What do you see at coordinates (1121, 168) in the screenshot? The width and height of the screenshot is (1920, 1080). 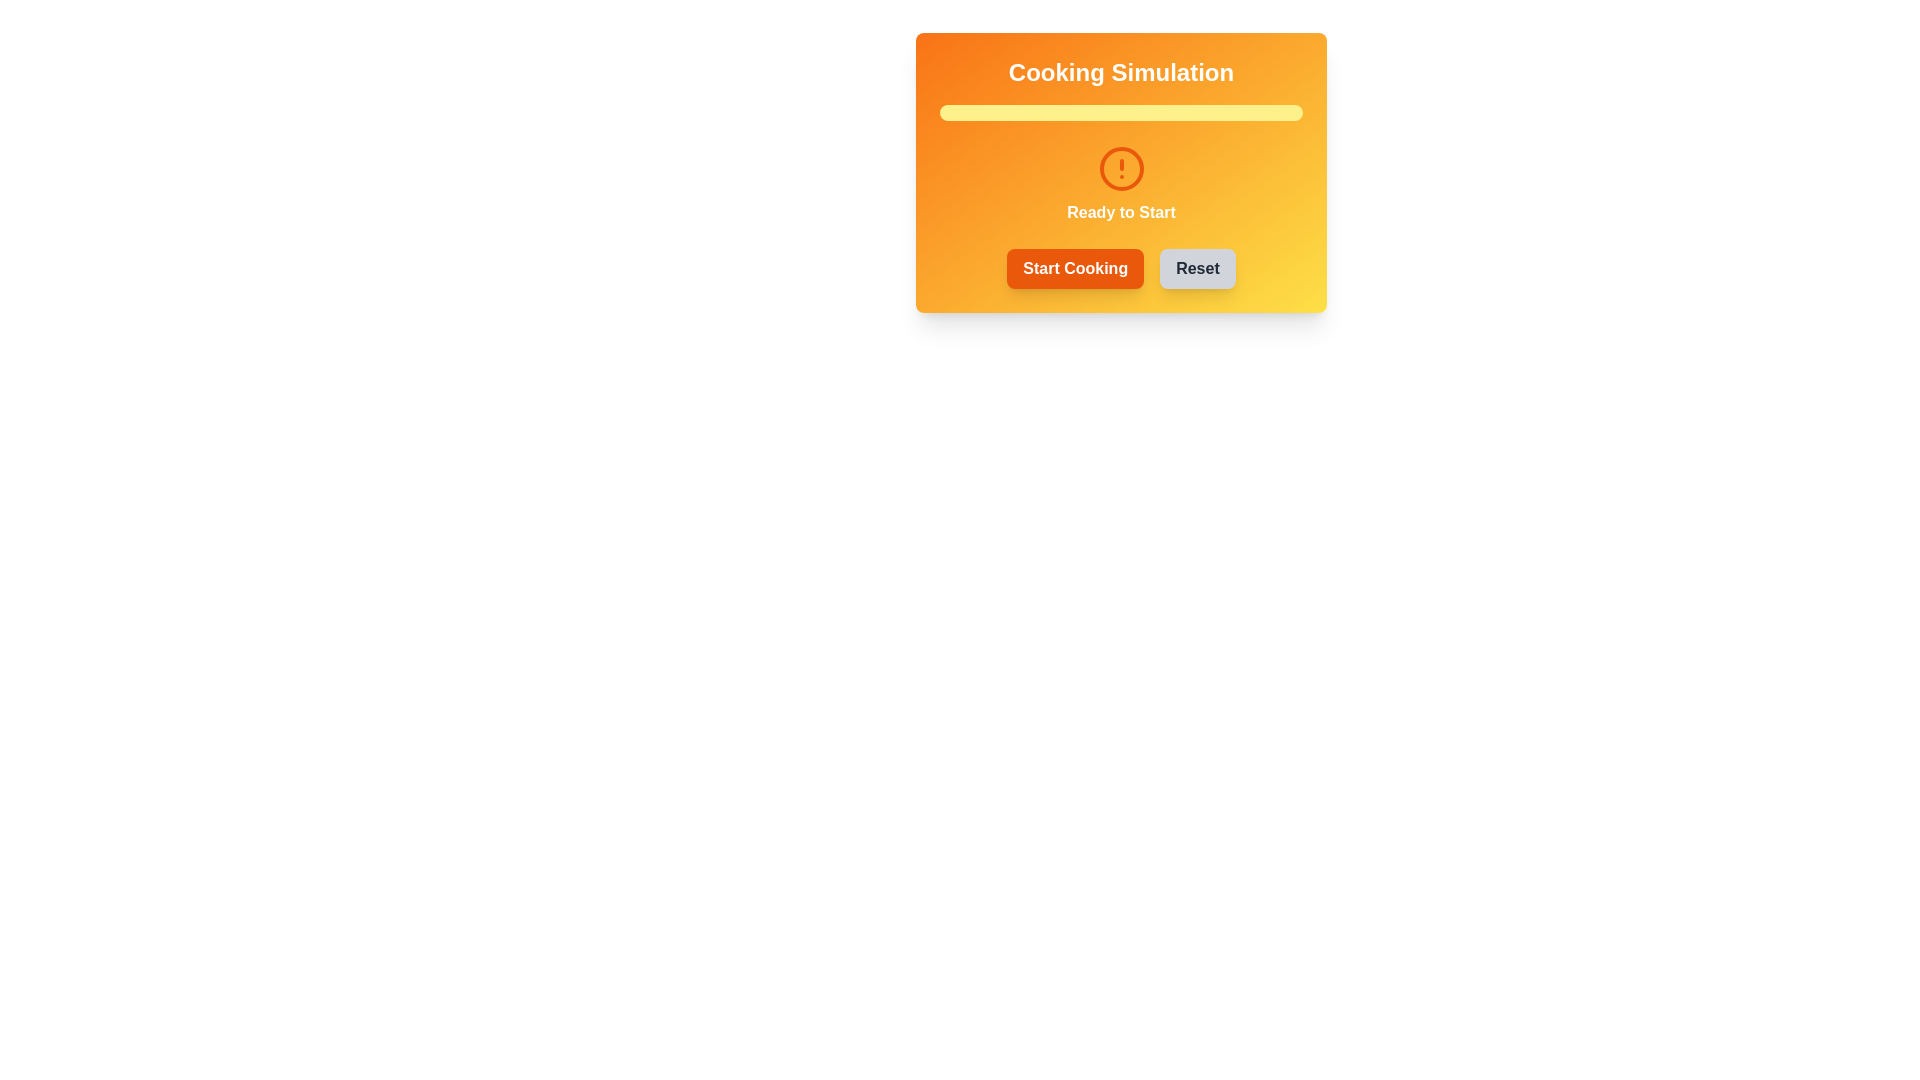 I see `the circular part of the alert icon located in the top-center of the orange-yellow gradient card, which is above the 'Ready to Start' label and the buttons labeled 'Start Cooking' and 'Reset'` at bounding box center [1121, 168].